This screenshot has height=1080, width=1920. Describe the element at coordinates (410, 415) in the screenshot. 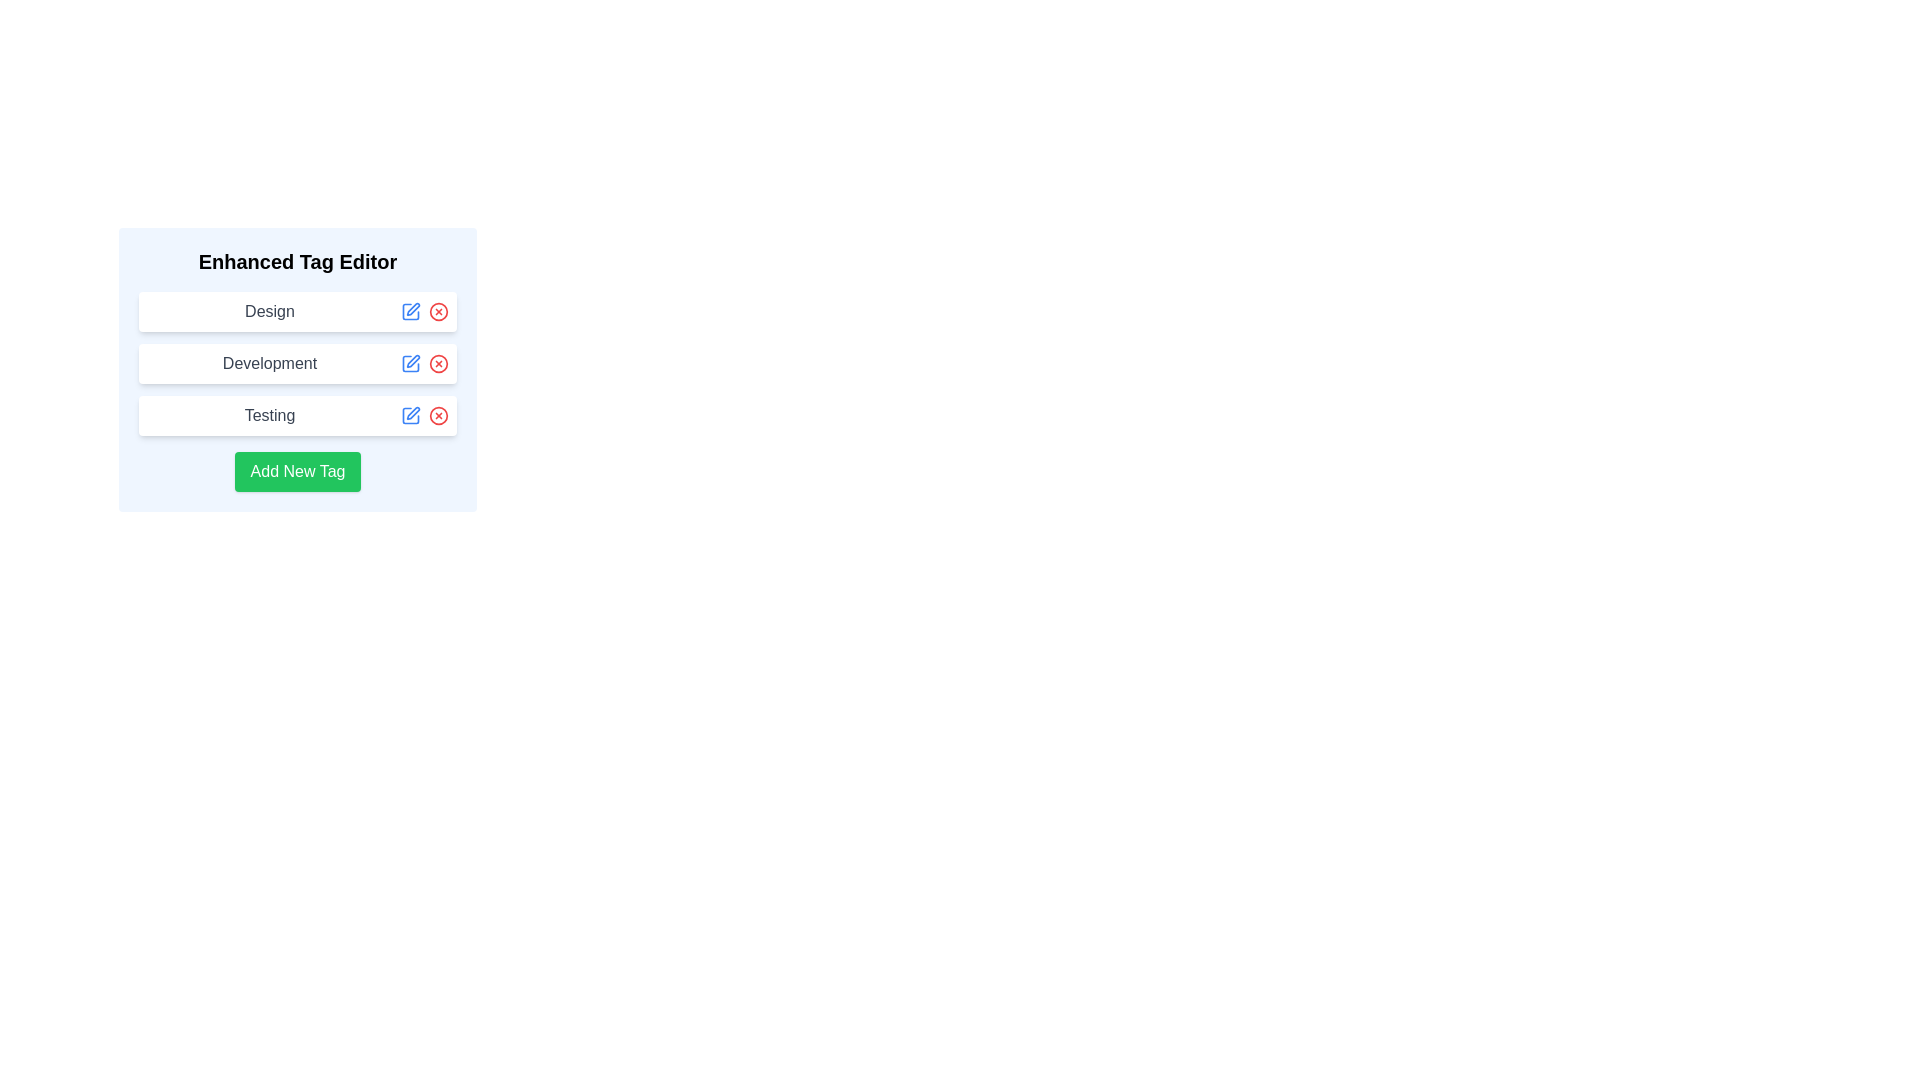

I see `the blue pen icon button in the 'Enhanced Tag Editor' section to initiate edit mode for the 'Testing' tag` at that location.